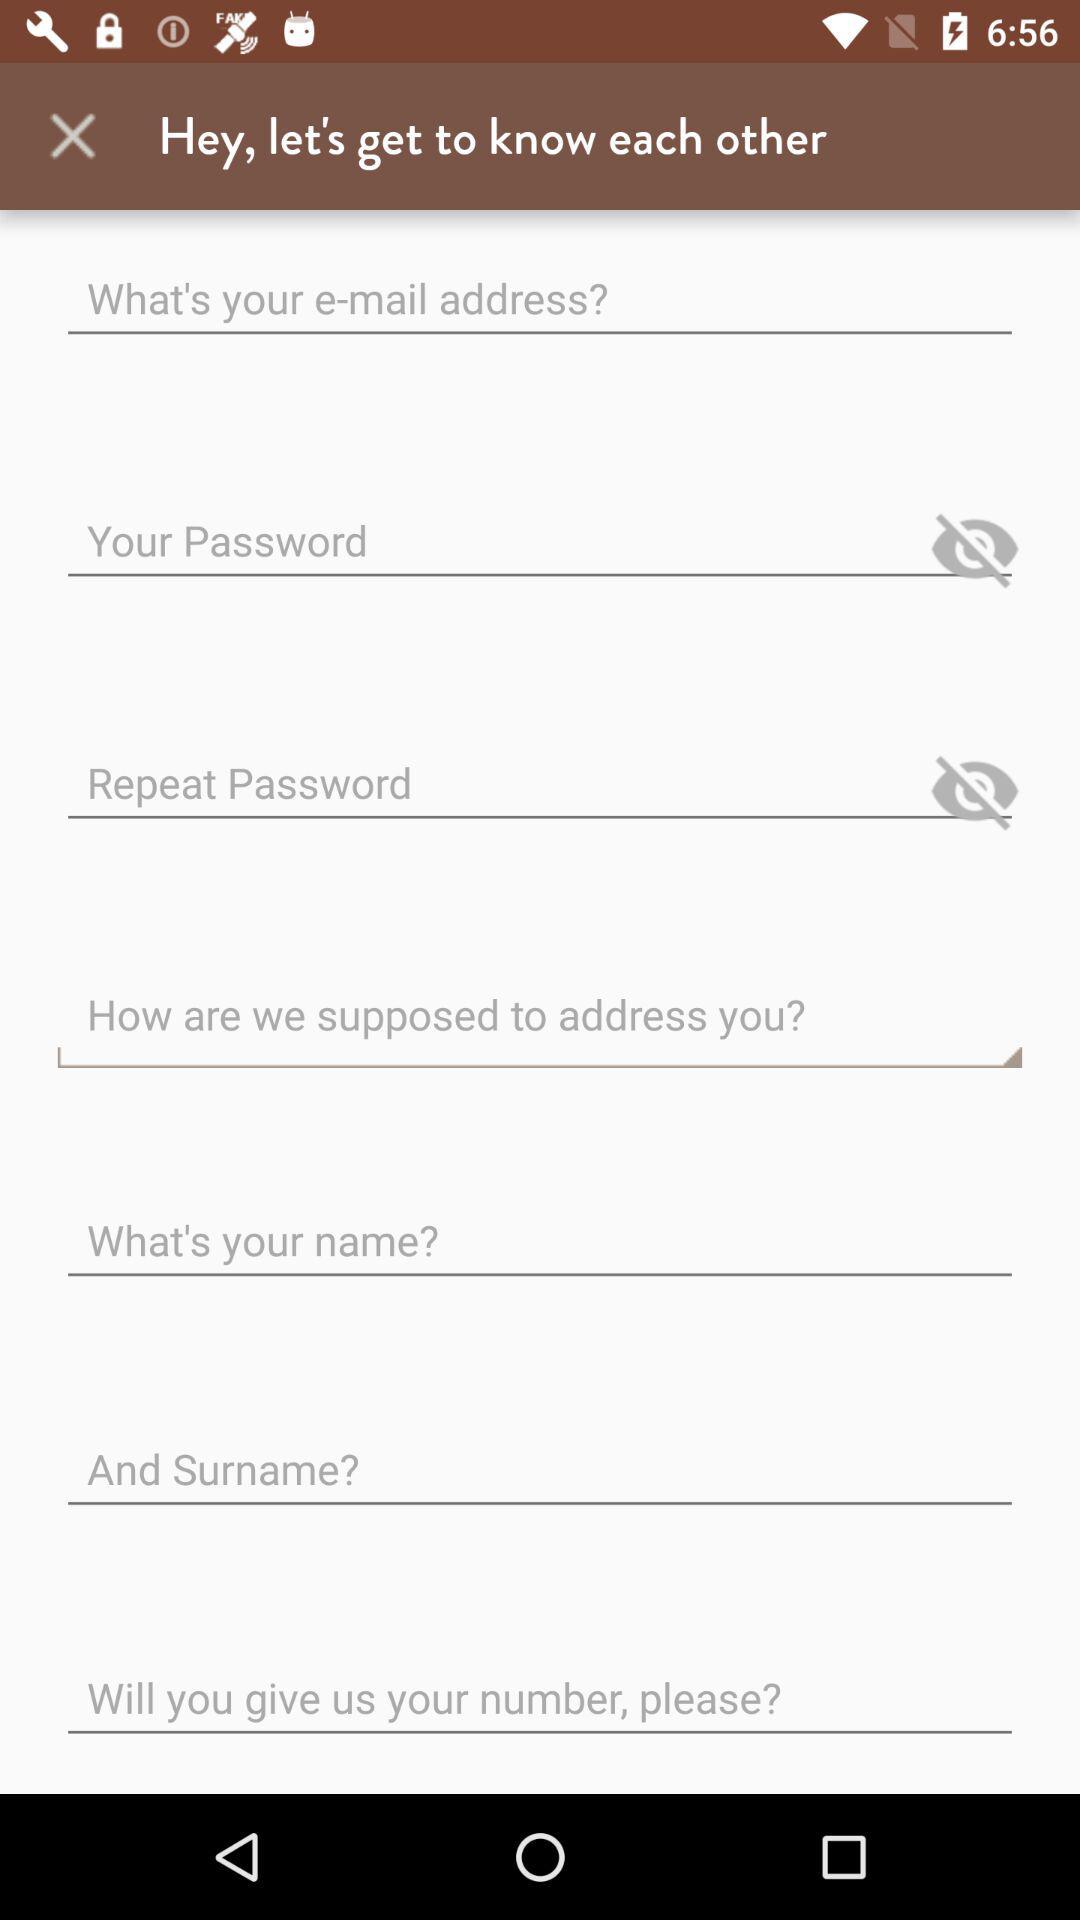  Describe the element at coordinates (72, 135) in the screenshot. I see `the icon at the top left corner` at that location.